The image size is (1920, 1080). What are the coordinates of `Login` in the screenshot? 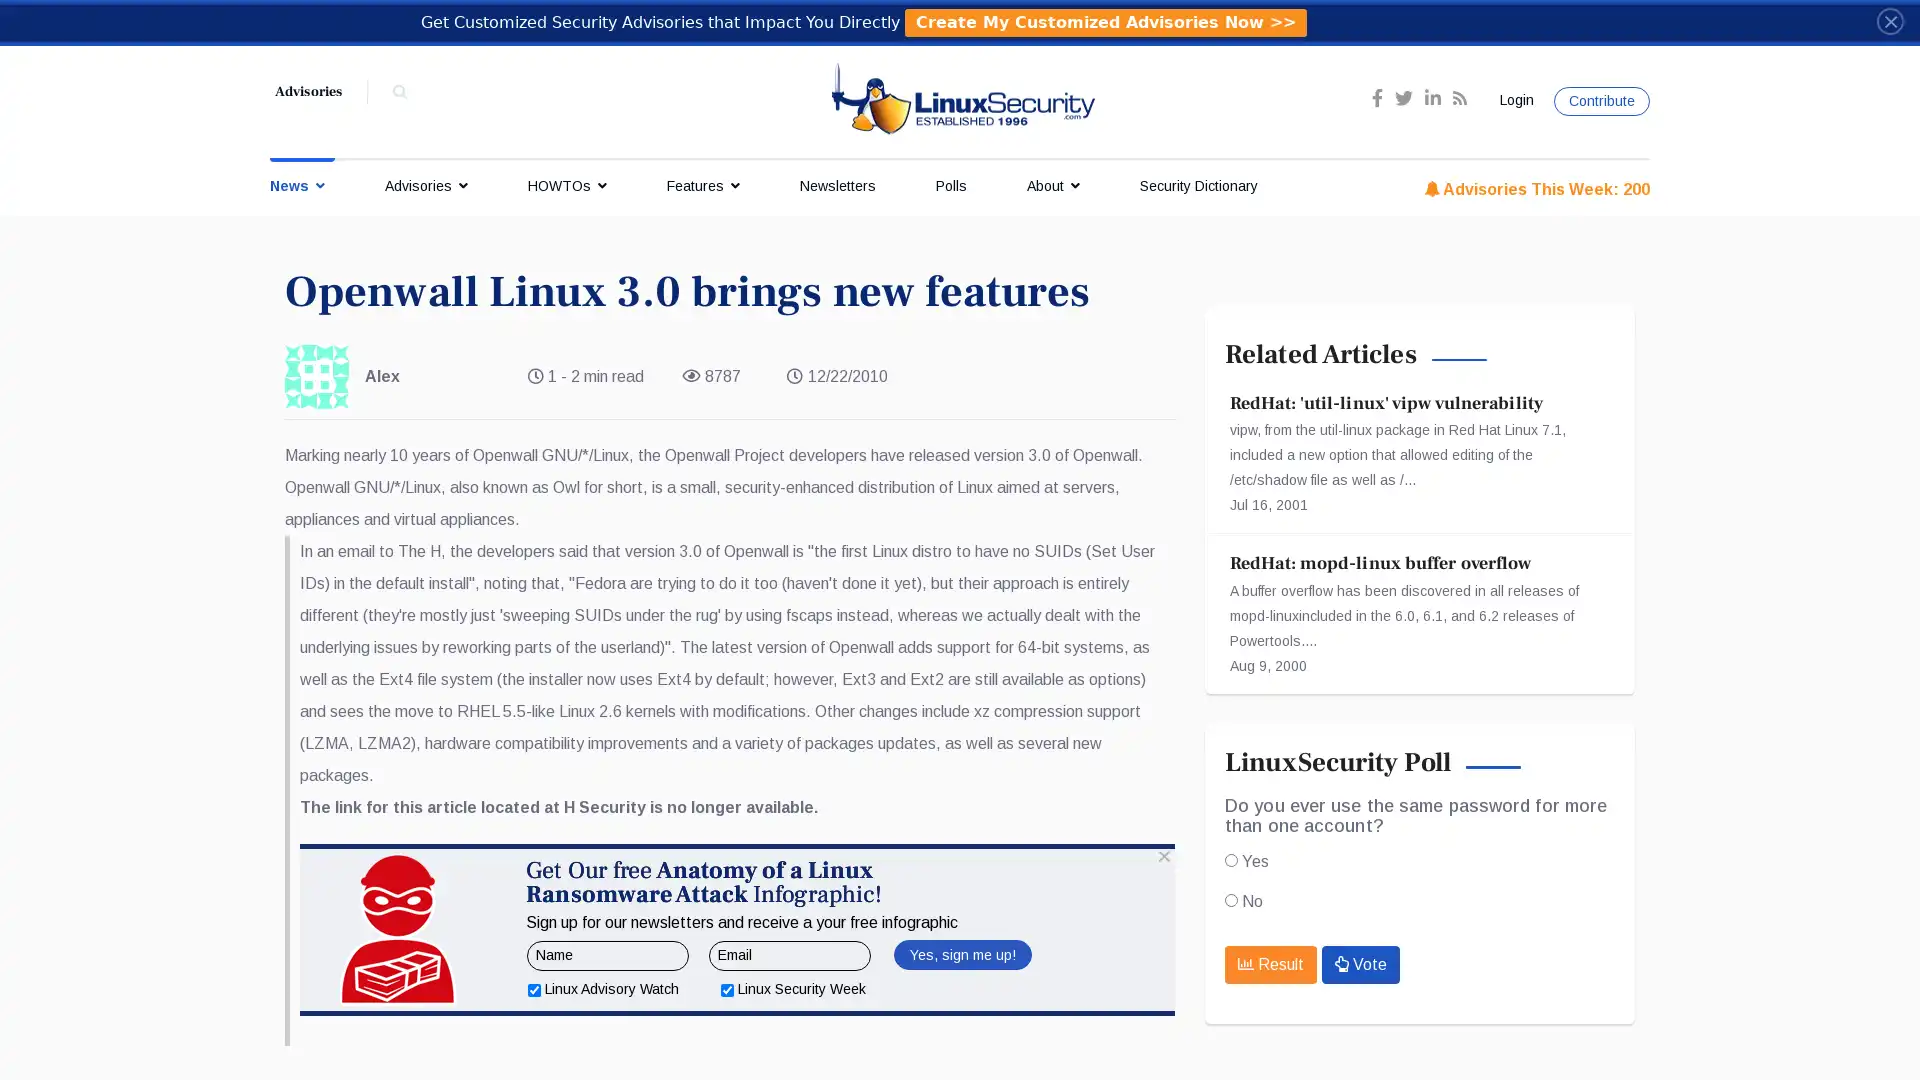 It's located at (1513, 100).